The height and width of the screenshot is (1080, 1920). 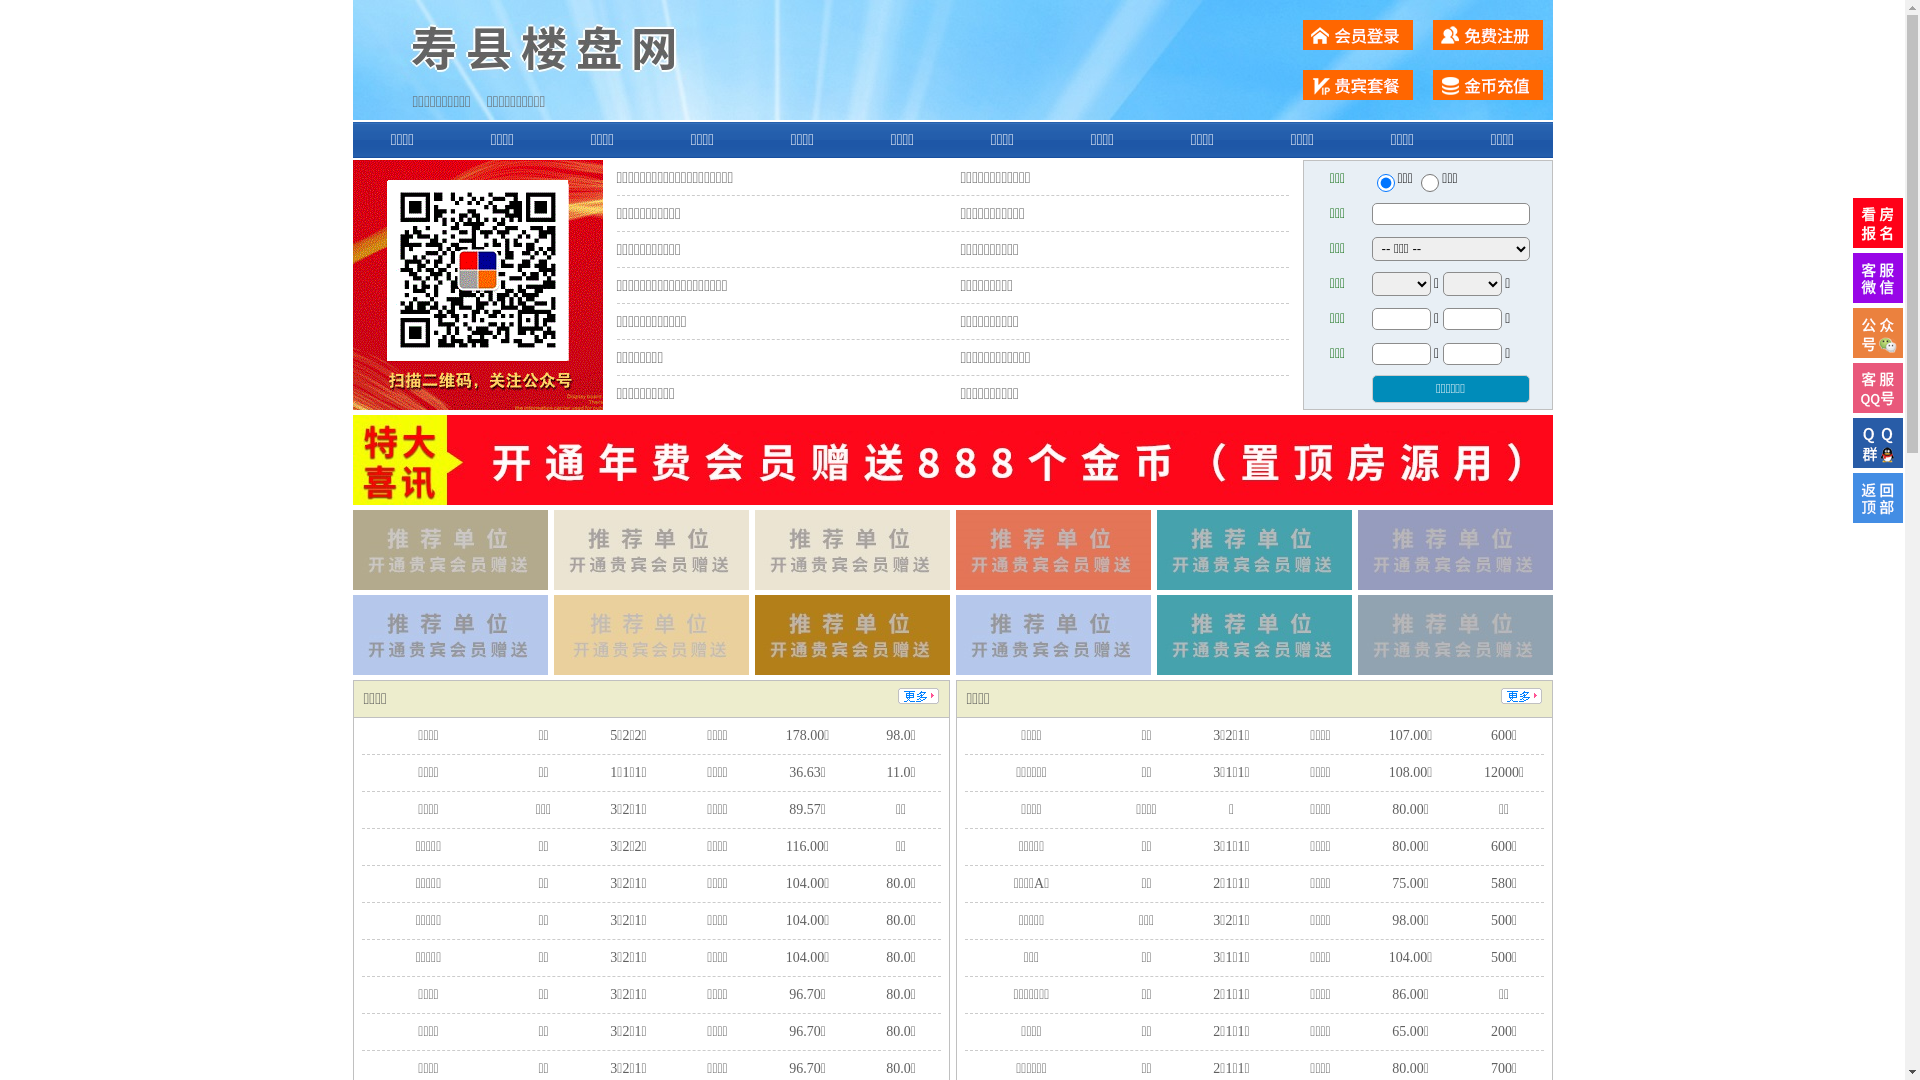 What do you see at coordinates (1429, 182) in the screenshot?
I see `'chuzu'` at bounding box center [1429, 182].